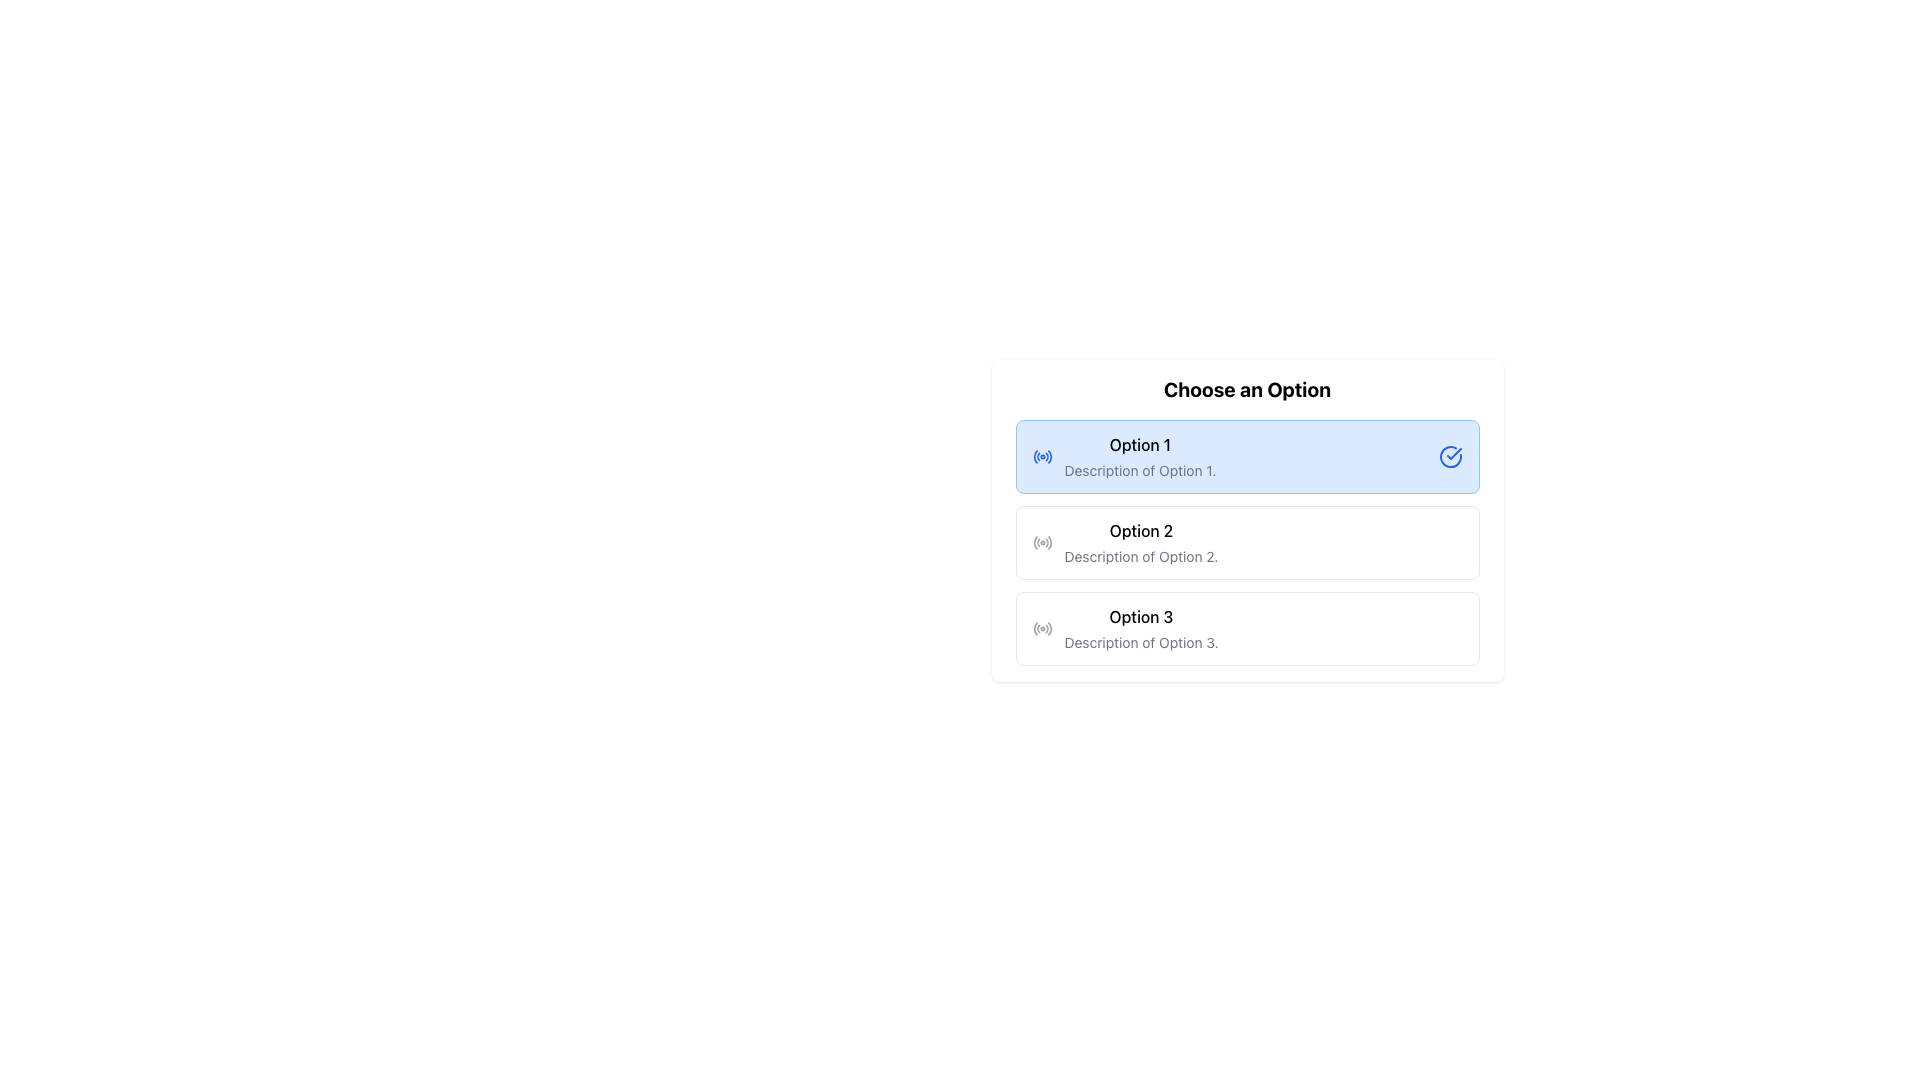 This screenshot has height=1080, width=1920. What do you see at coordinates (1140, 470) in the screenshot?
I see `the supplementary information text label that describes 'Option 1', located directly below it within the option selection component` at bounding box center [1140, 470].